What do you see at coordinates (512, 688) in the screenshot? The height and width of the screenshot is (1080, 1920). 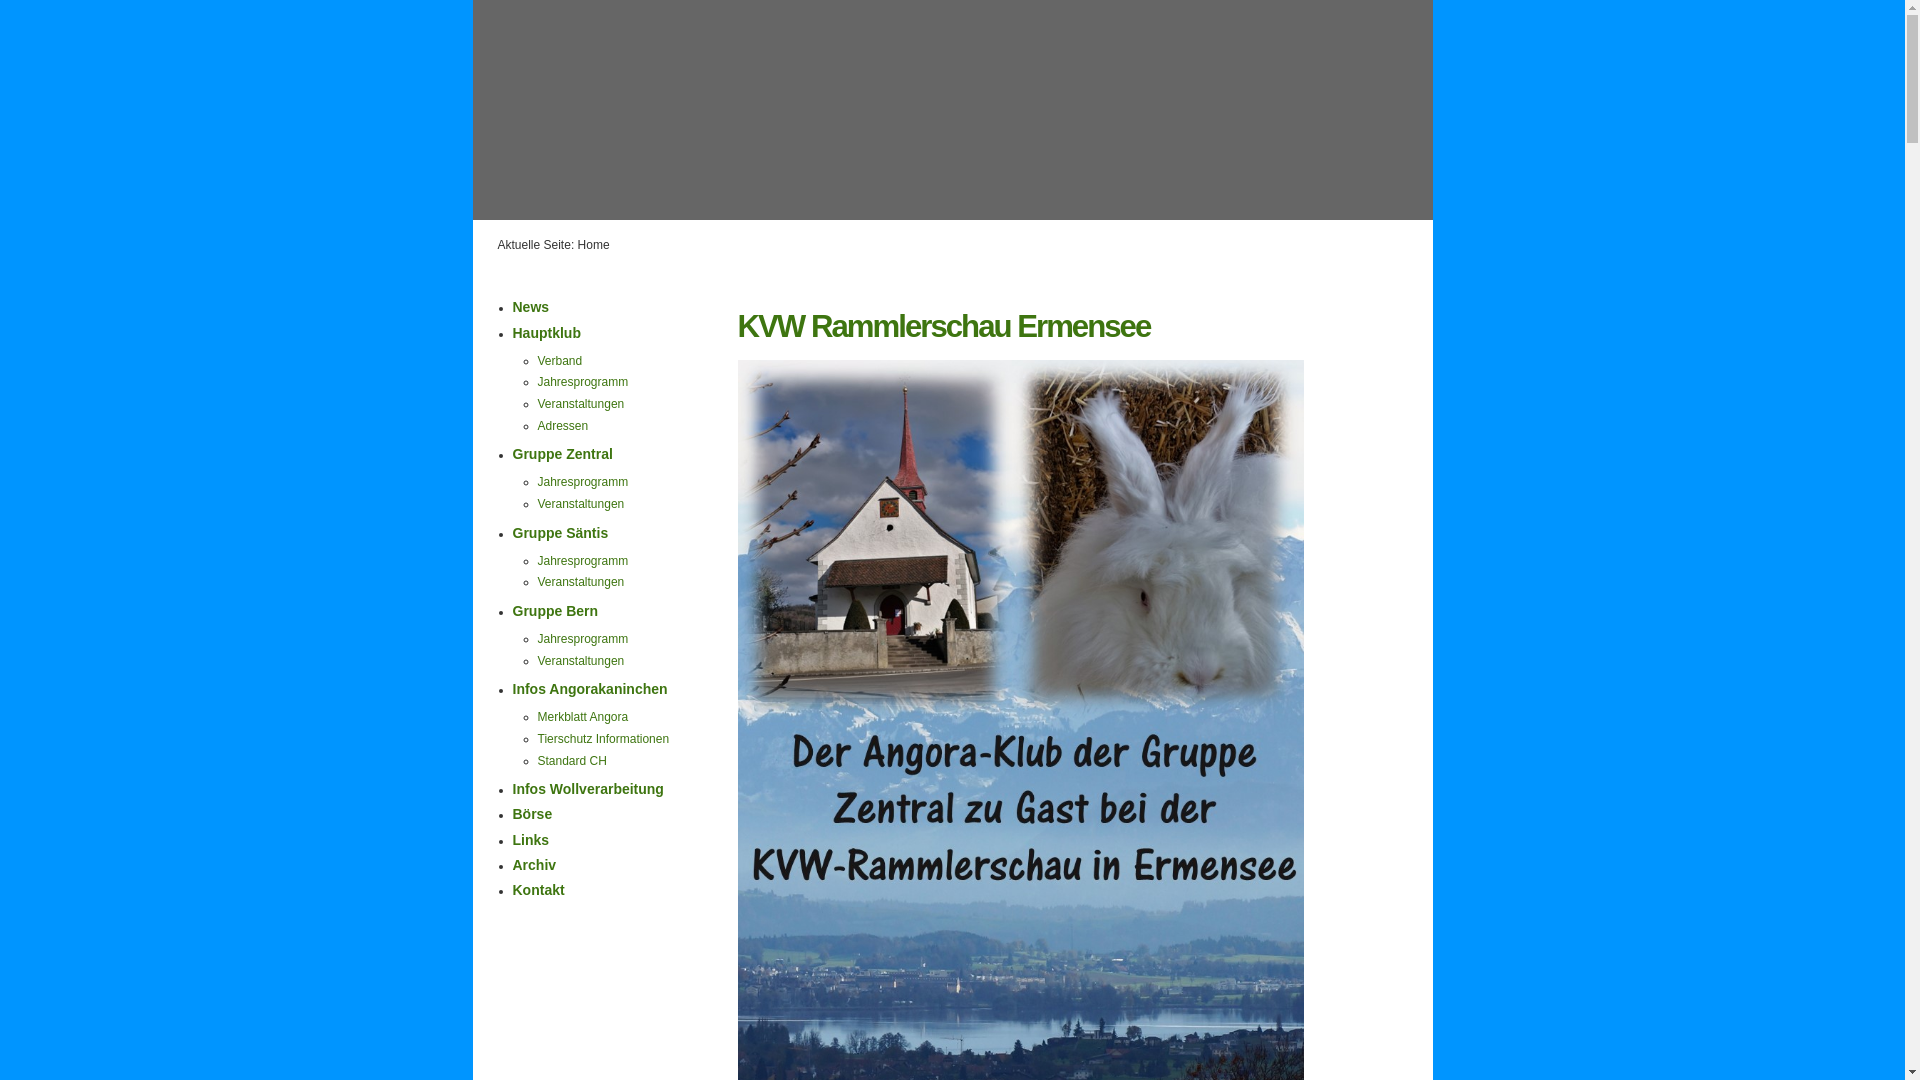 I see `'Infos Angorakaninchen'` at bounding box center [512, 688].